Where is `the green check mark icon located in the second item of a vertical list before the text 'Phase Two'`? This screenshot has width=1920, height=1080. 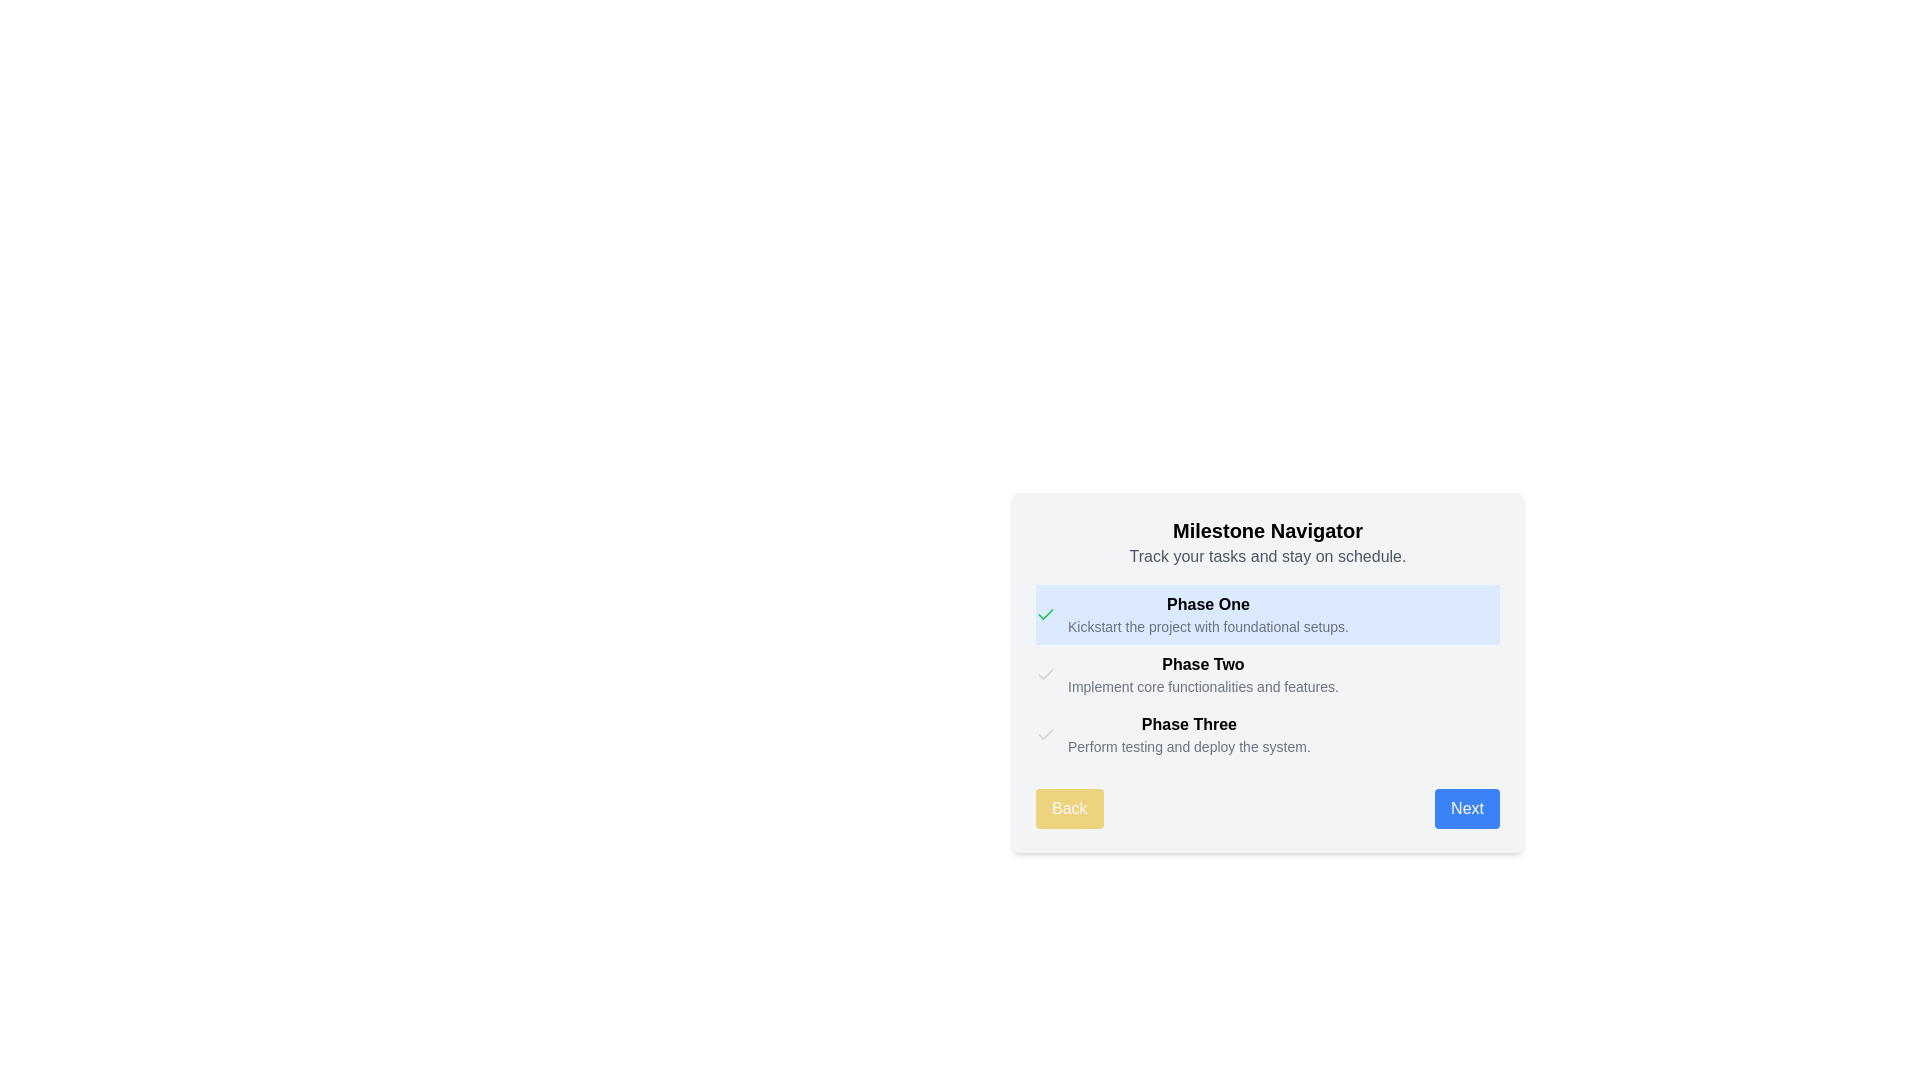
the green check mark icon located in the second item of a vertical list before the text 'Phase Two' is located at coordinates (1045, 612).